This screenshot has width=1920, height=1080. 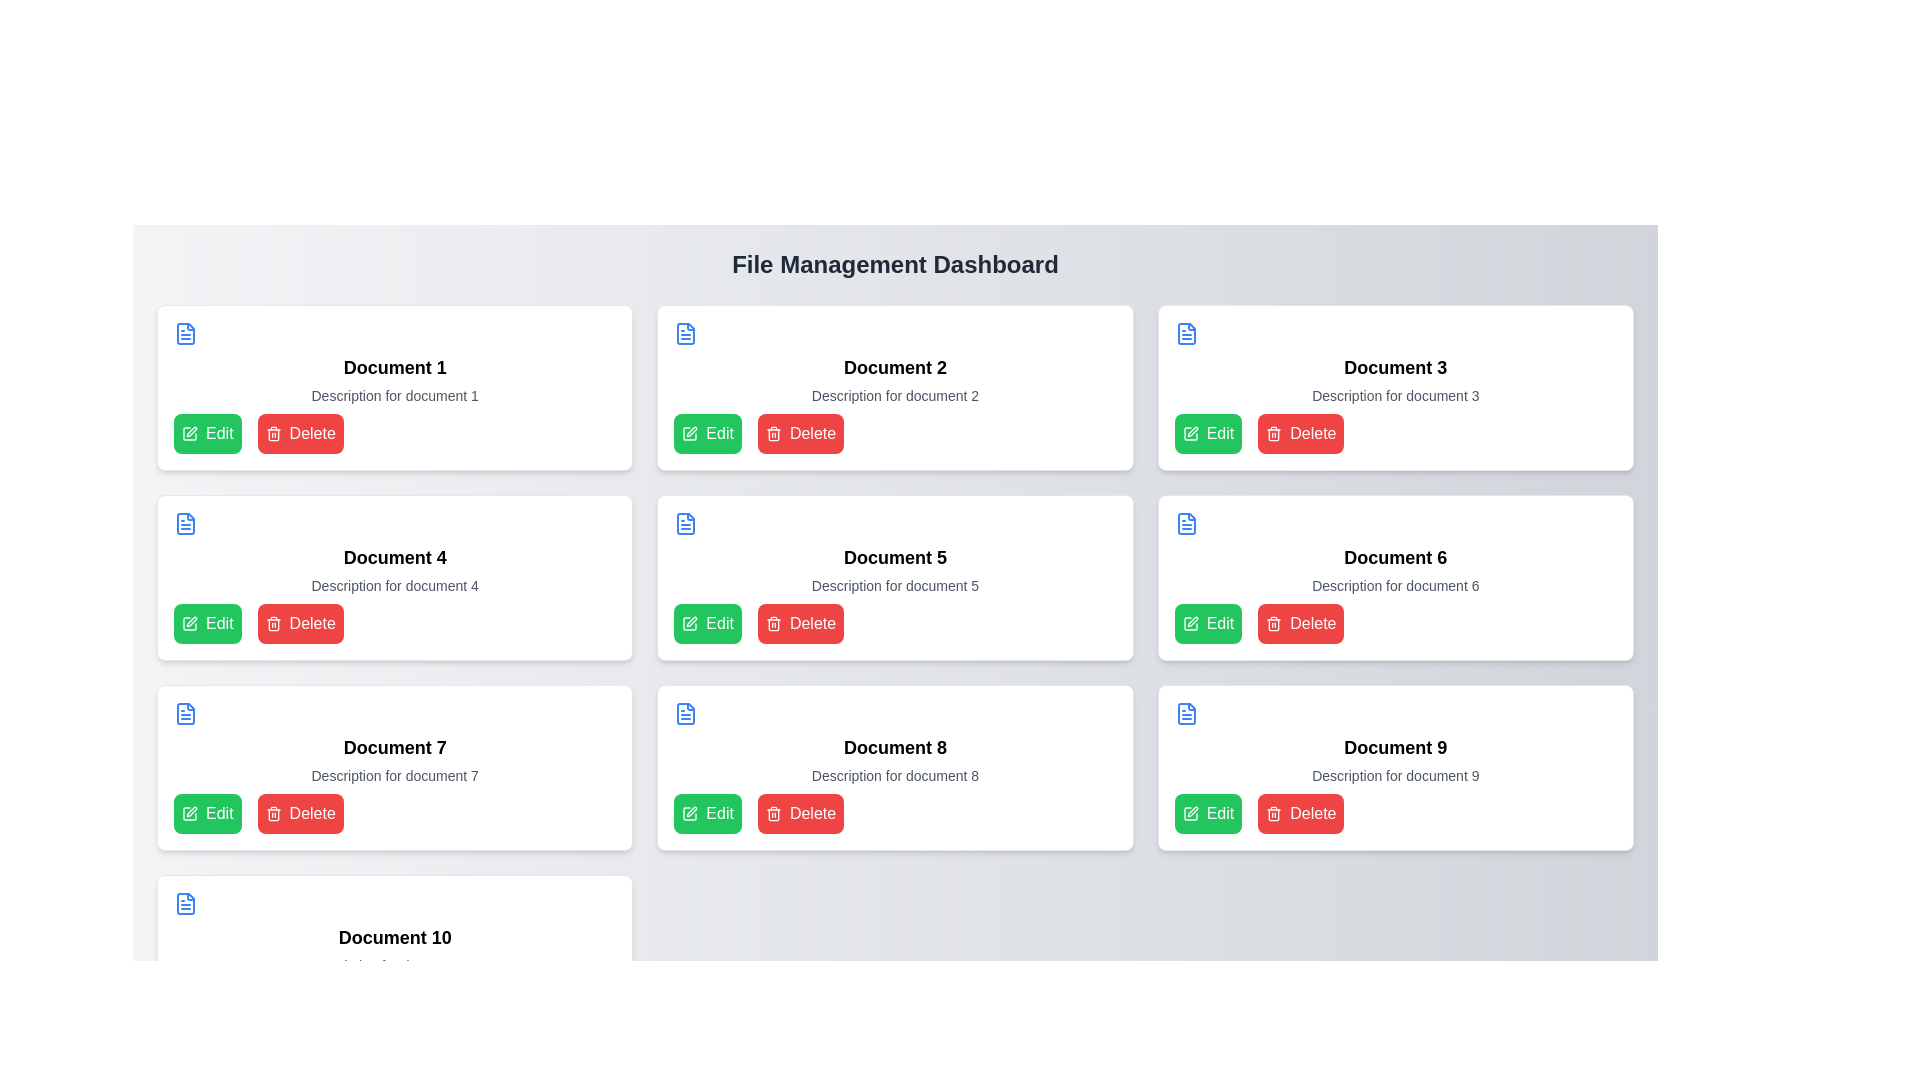 I want to click on the delete button for 'Document 6', so click(x=1301, y=623).